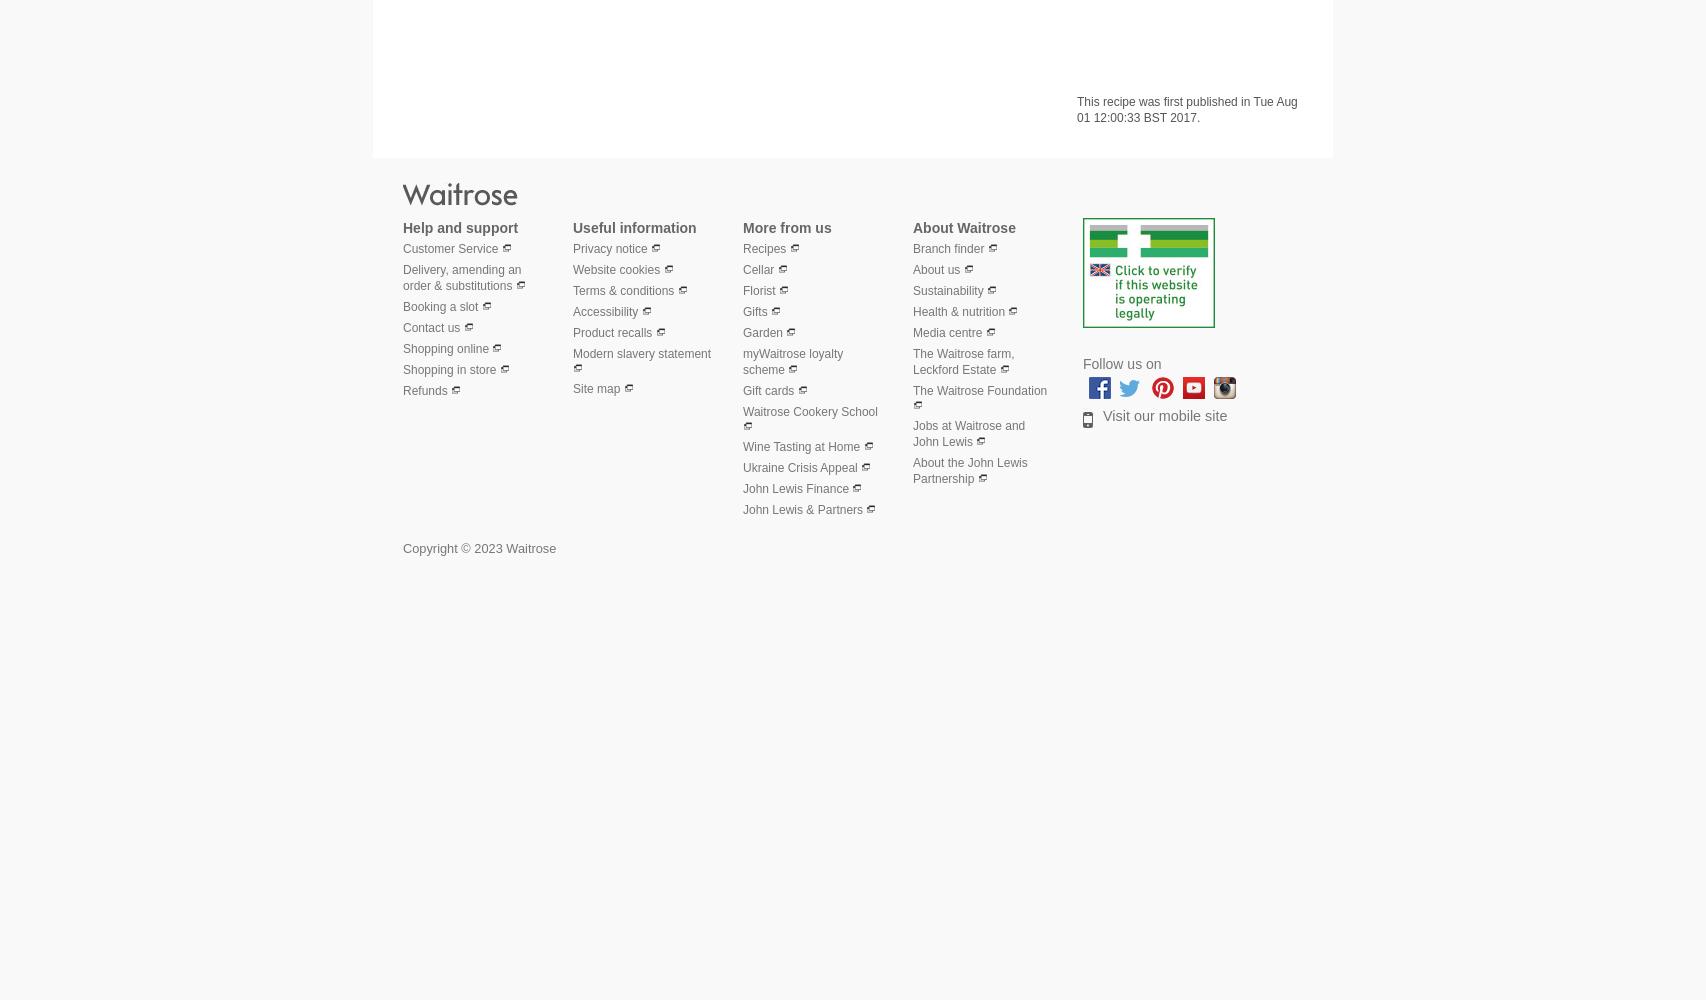 The height and width of the screenshot is (1000, 1706). I want to click on 'Pinterest', so click(1208, 384).